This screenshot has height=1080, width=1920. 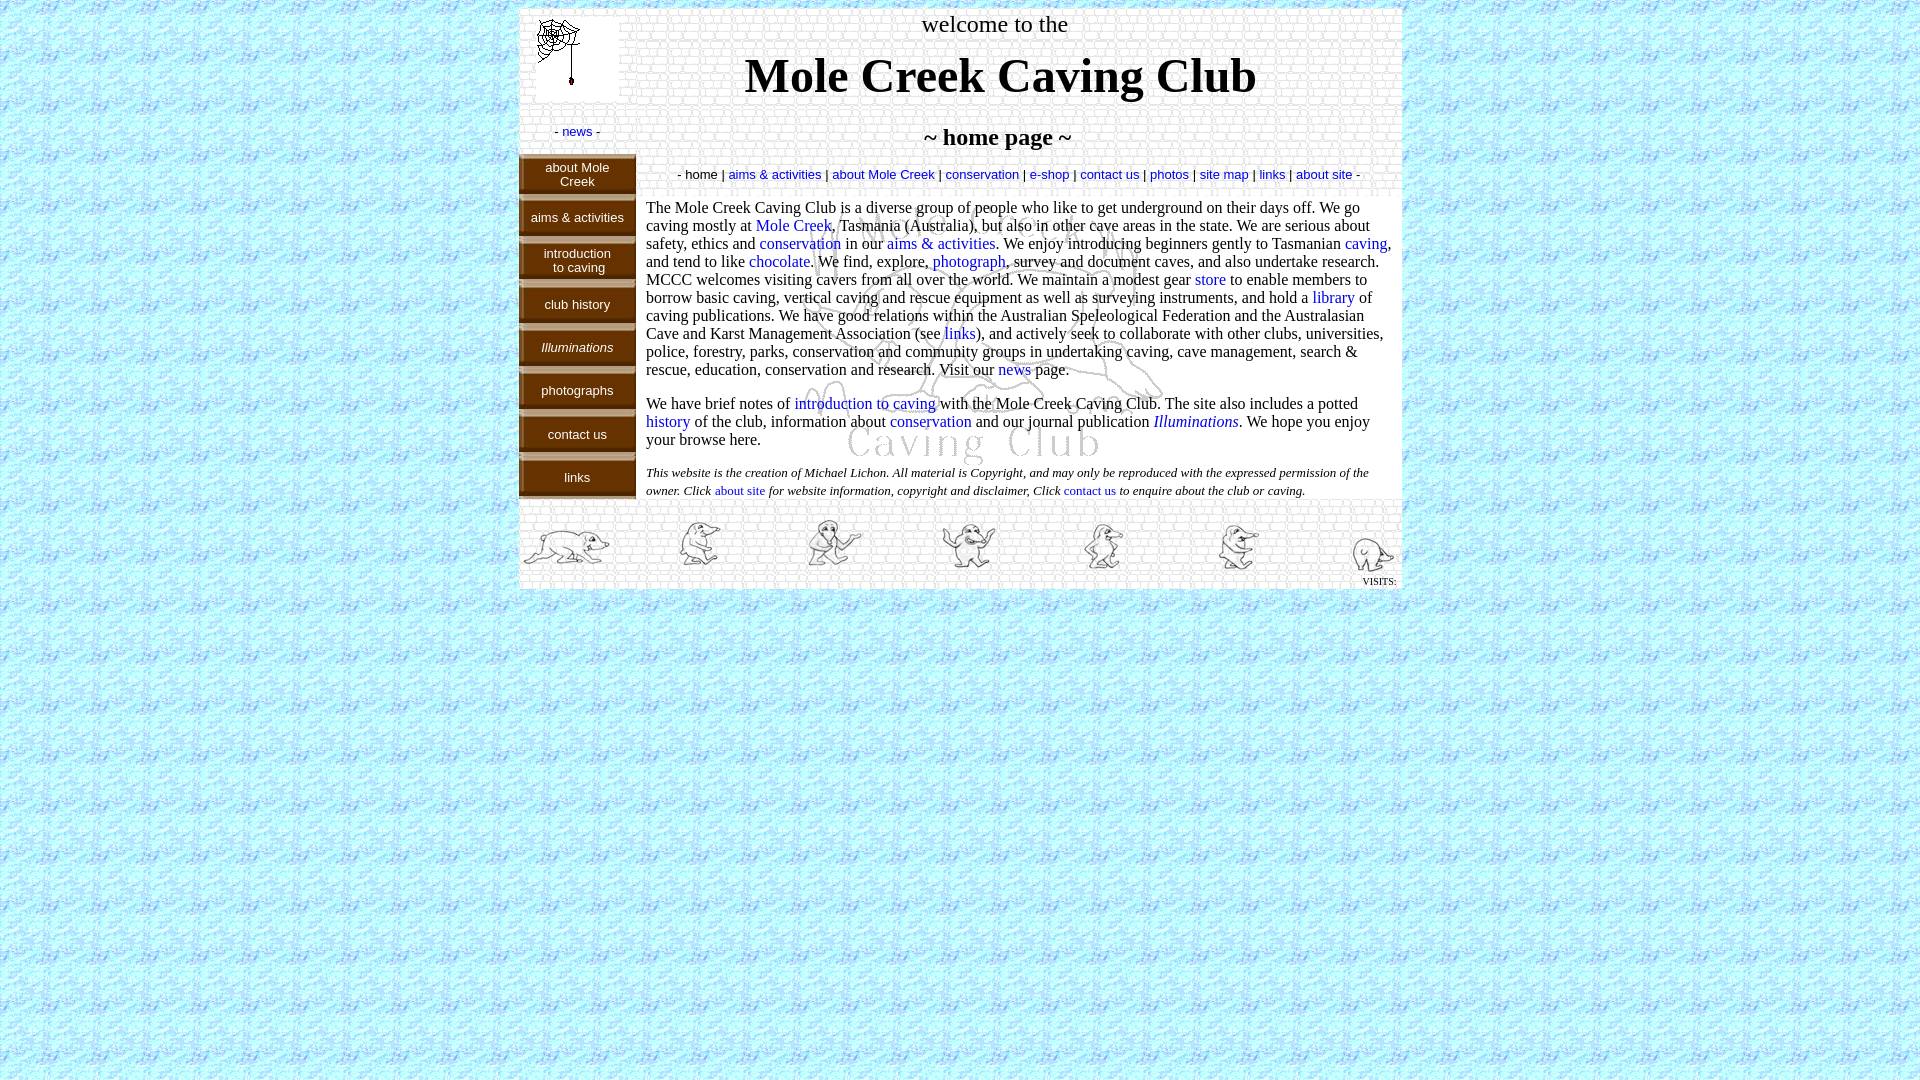 What do you see at coordinates (982, 172) in the screenshot?
I see `'conservation'` at bounding box center [982, 172].